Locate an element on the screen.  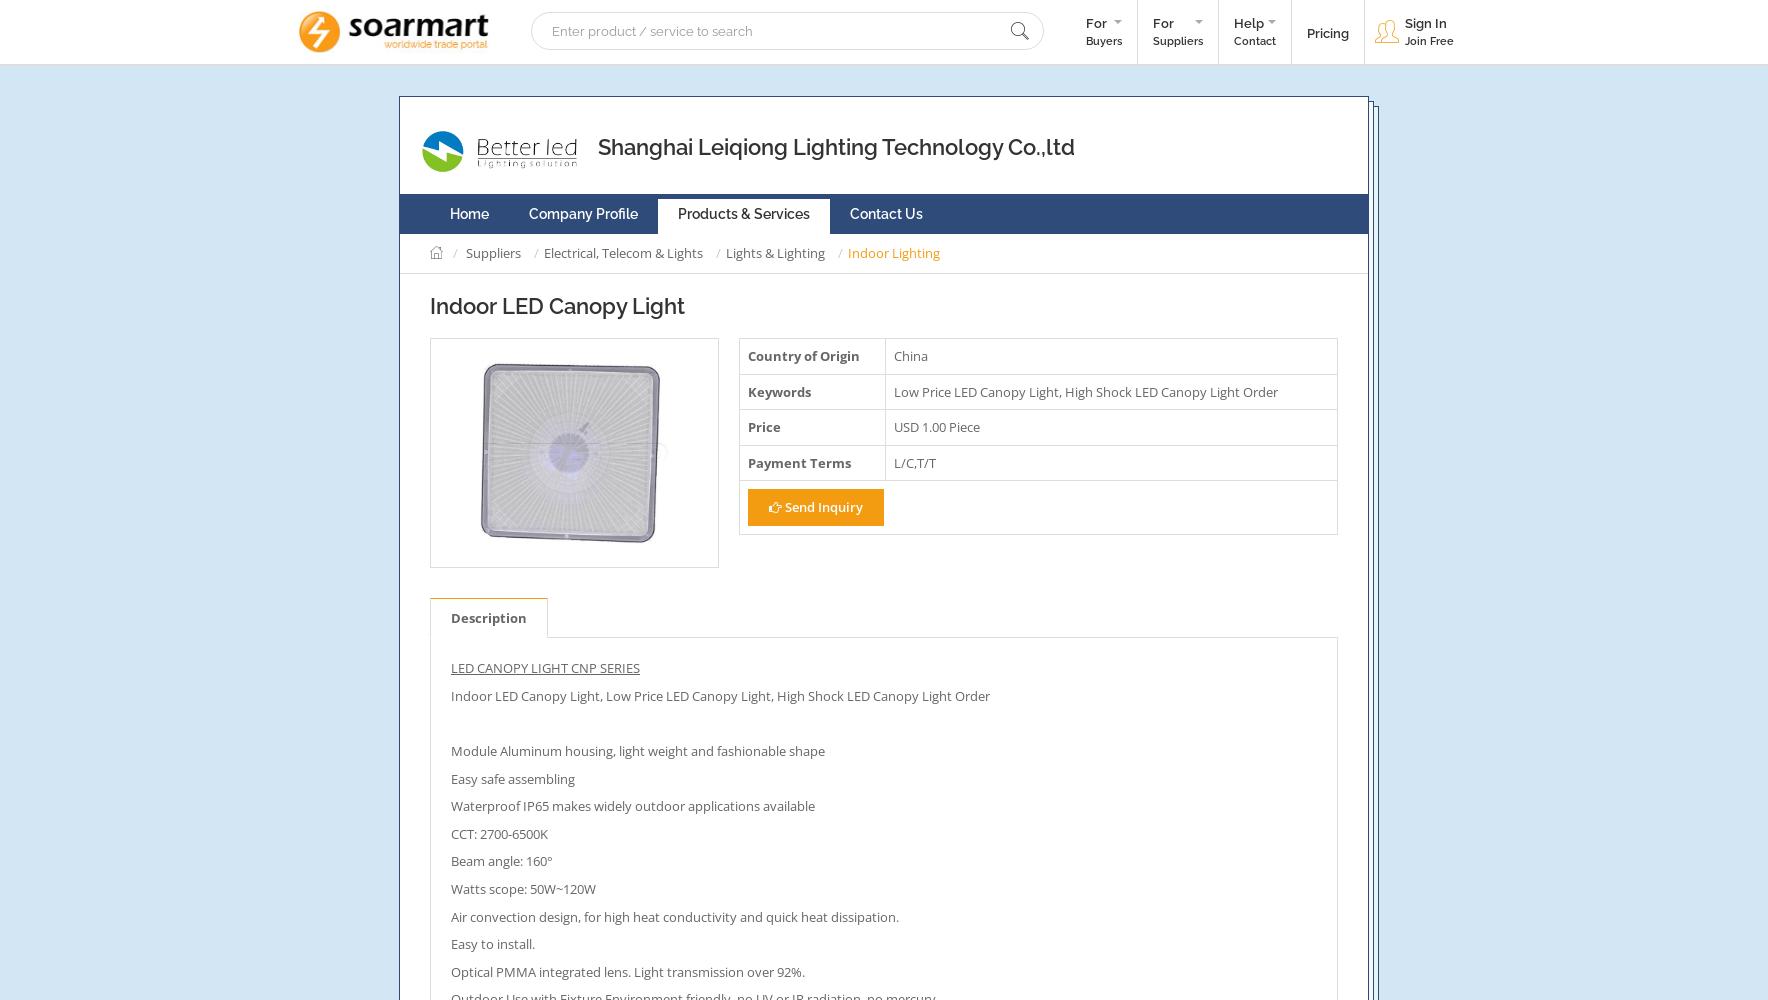
'Easy safe assembling' is located at coordinates (512, 778).